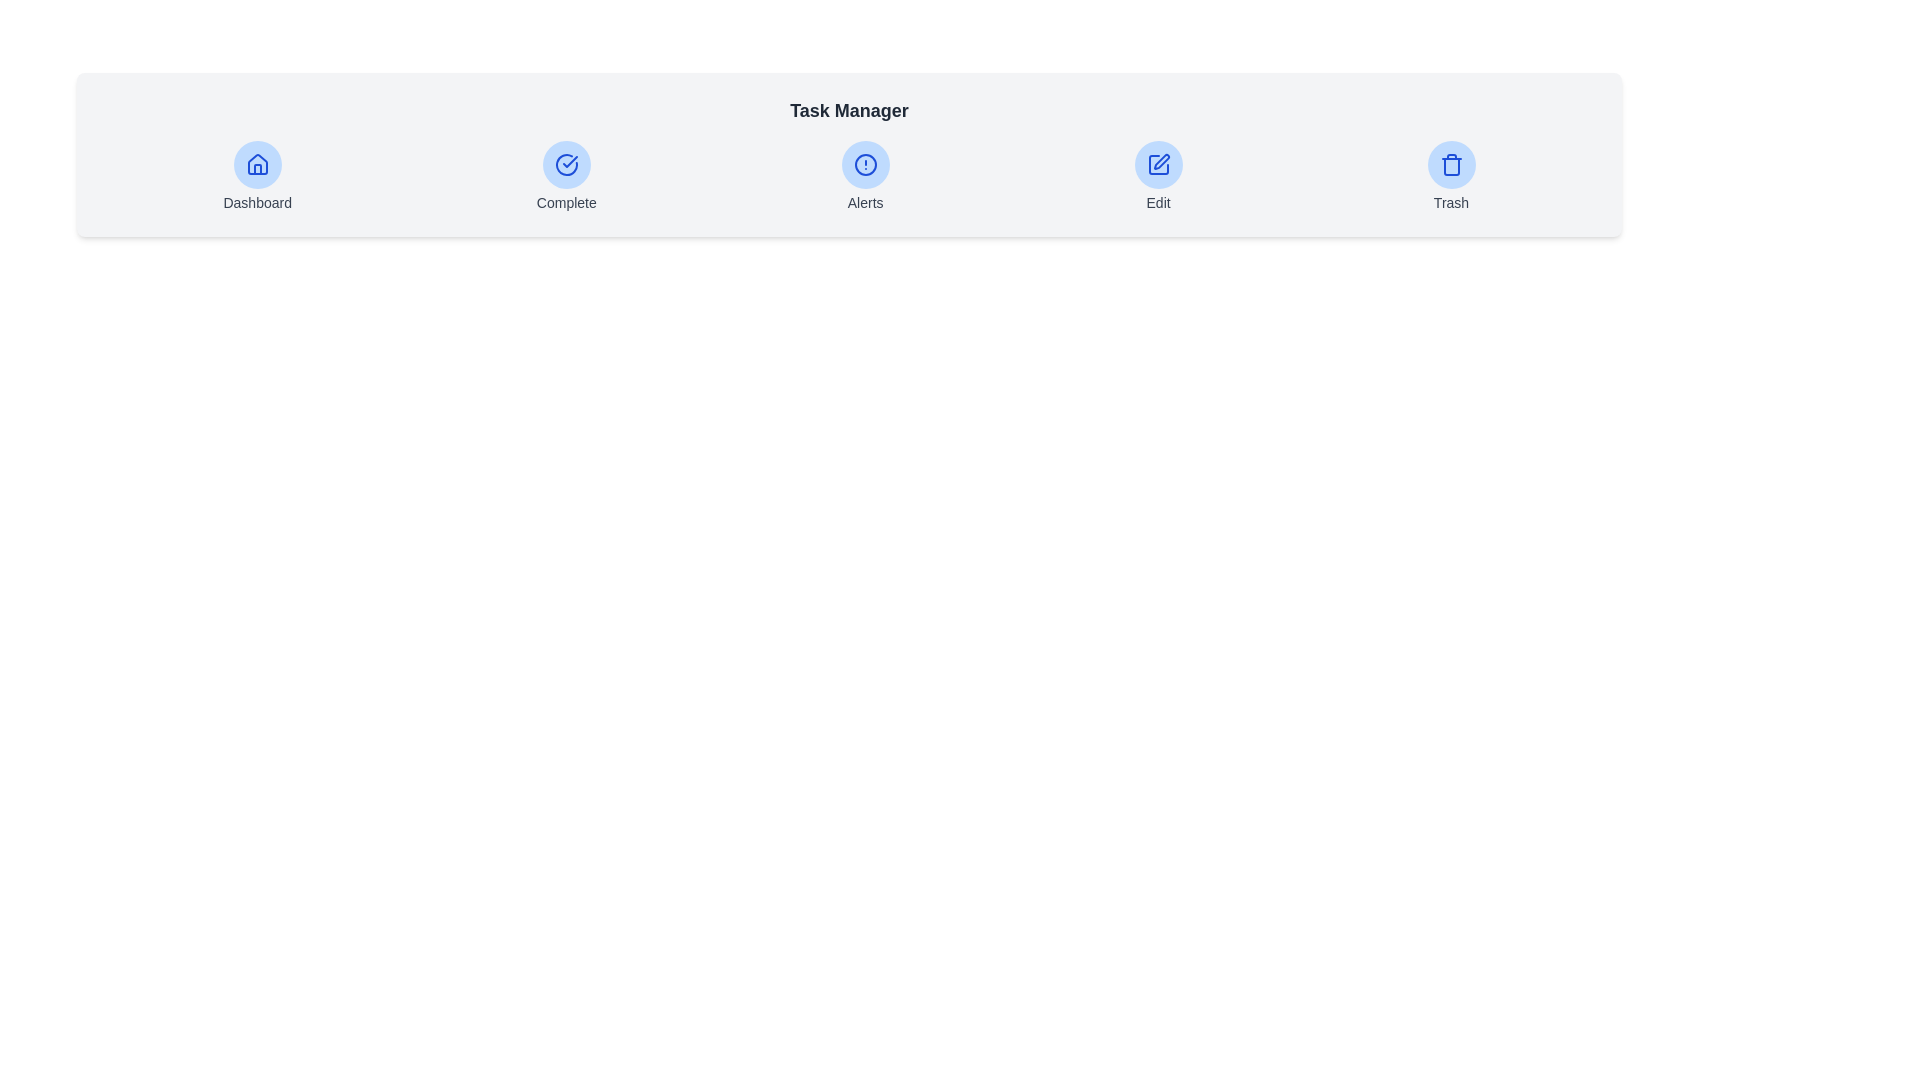  What do you see at coordinates (565, 164) in the screenshot?
I see `the circular icon with a checkmark symbol, which is the second button from the left on the horizontal navigation bar` at bounding box center [565, 164].